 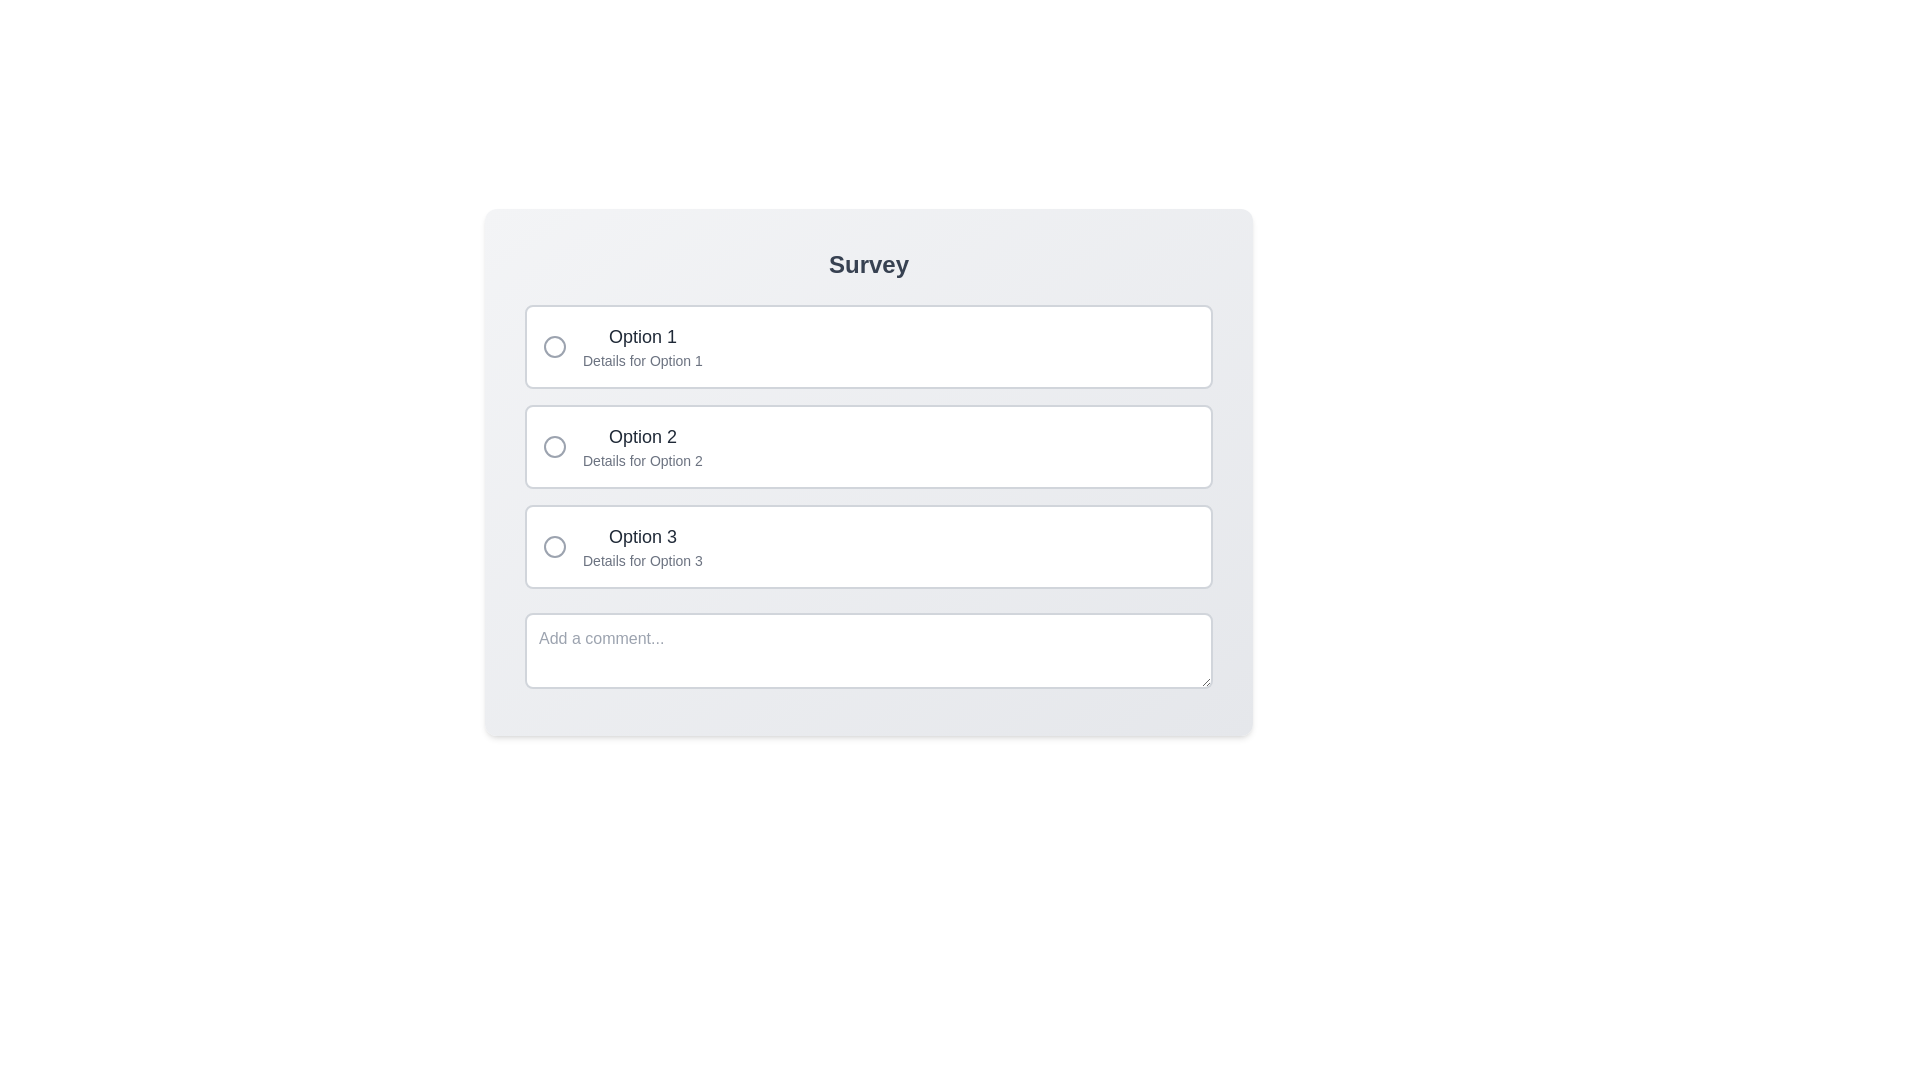 What do you see at coordinates (643, 560) in the screenshot?
I see `the non-interactive text label providing additional details about 'Option 3', located below the main option title in the vertical list of selectable options` at bounding box center [643, 560].